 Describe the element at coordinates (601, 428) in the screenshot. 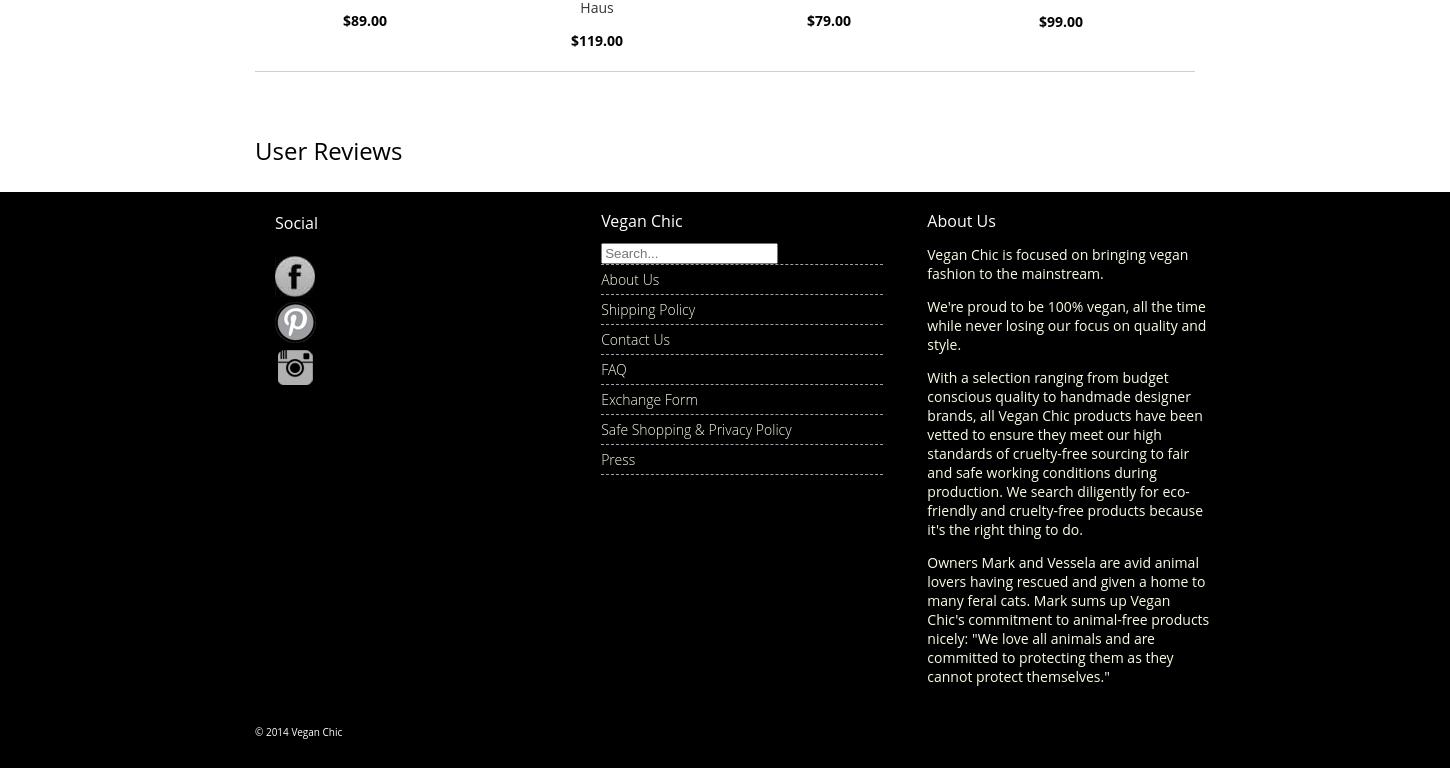

I see `'Safe Shopping & Privacy Policy'` at that location.